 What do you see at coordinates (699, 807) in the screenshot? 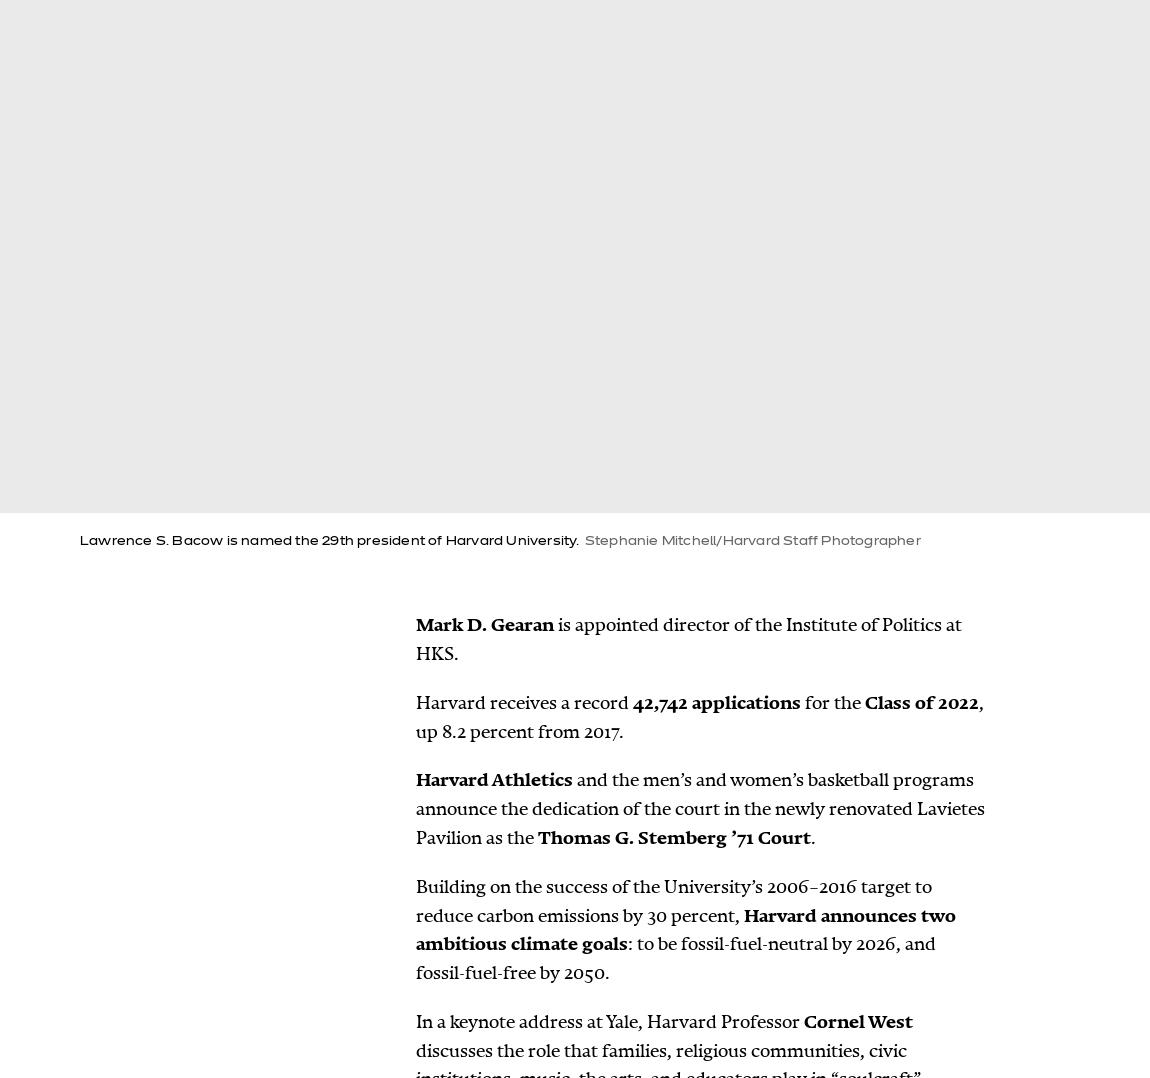
I see `'and the men’s and women’s basketball programs announce the dedication of the court in the newly renovated Lavietes Pavilion as the'` at bounding box center [699, 807].